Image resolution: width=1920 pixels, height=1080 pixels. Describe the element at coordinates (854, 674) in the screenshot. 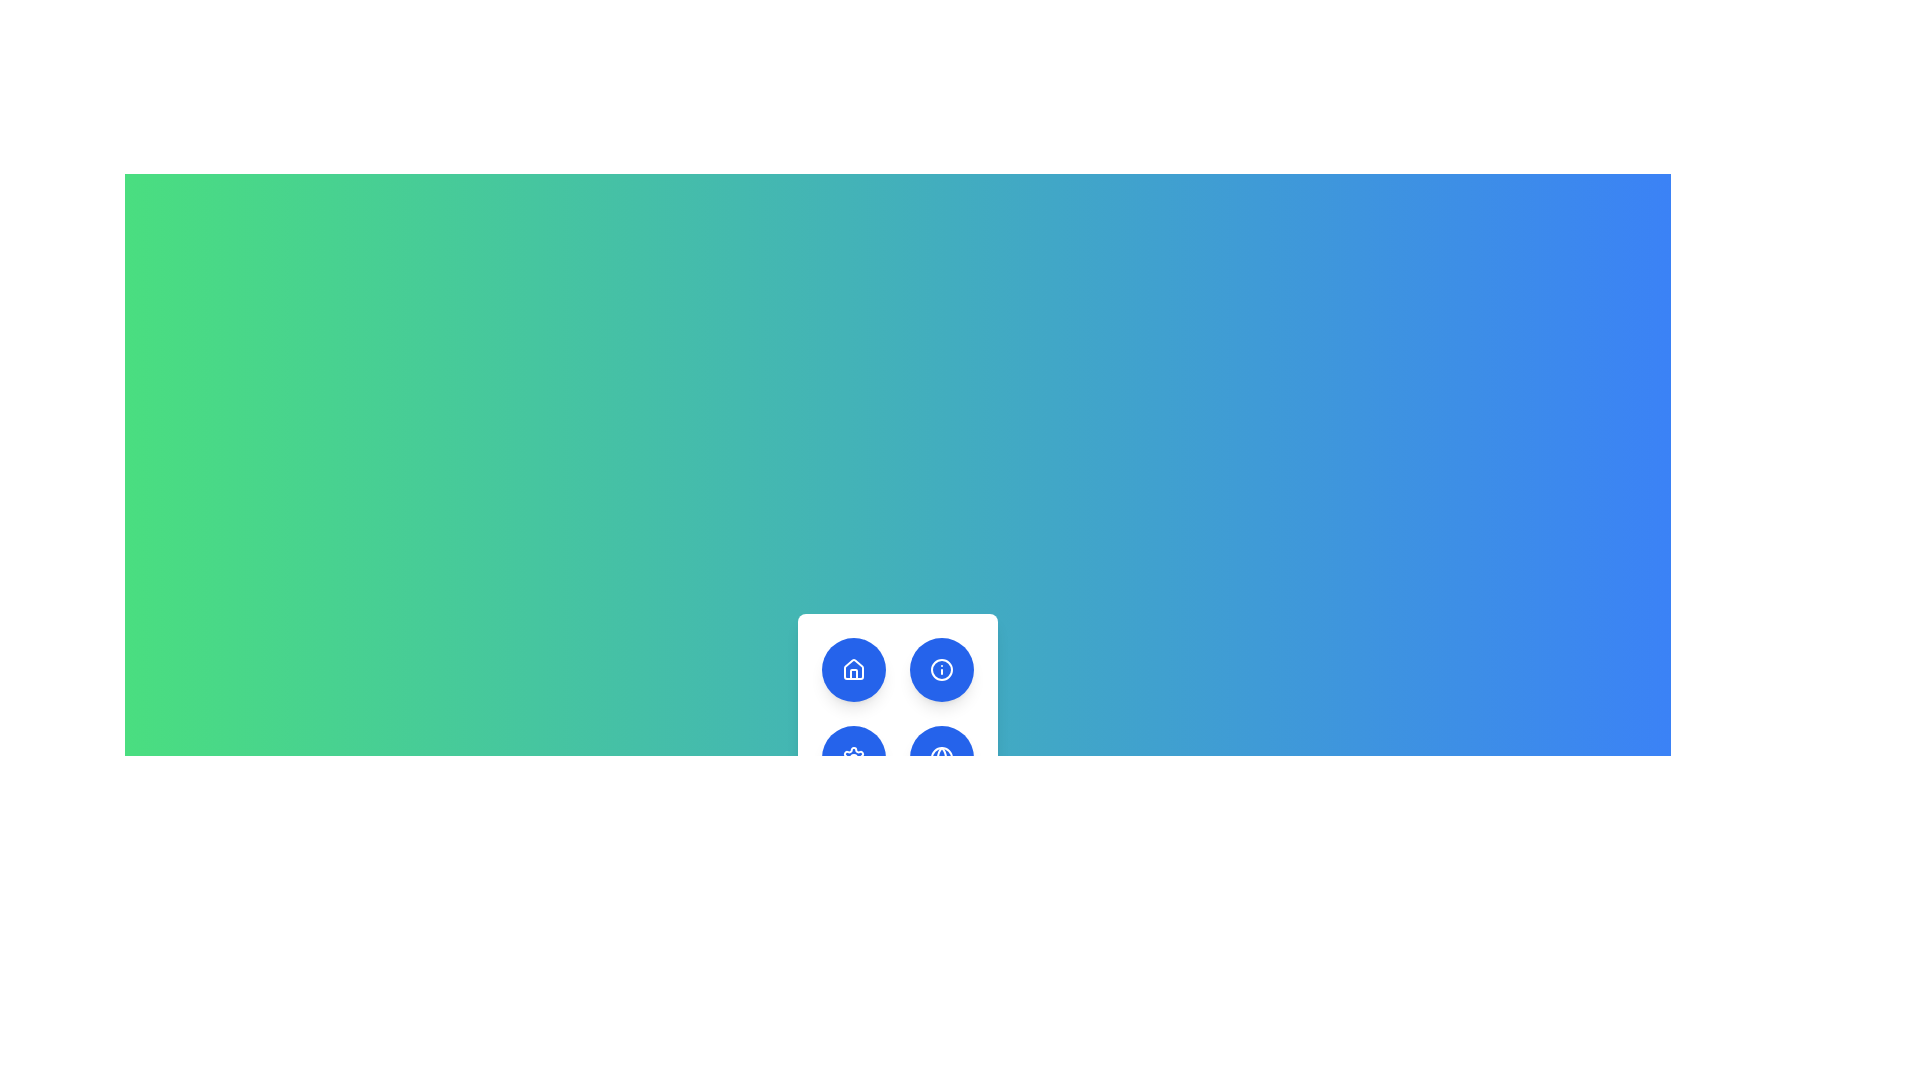

I see `the white house icon within the upper-left circular blue button in the 2x2 grid at the lower-central part of the interface` at that location.